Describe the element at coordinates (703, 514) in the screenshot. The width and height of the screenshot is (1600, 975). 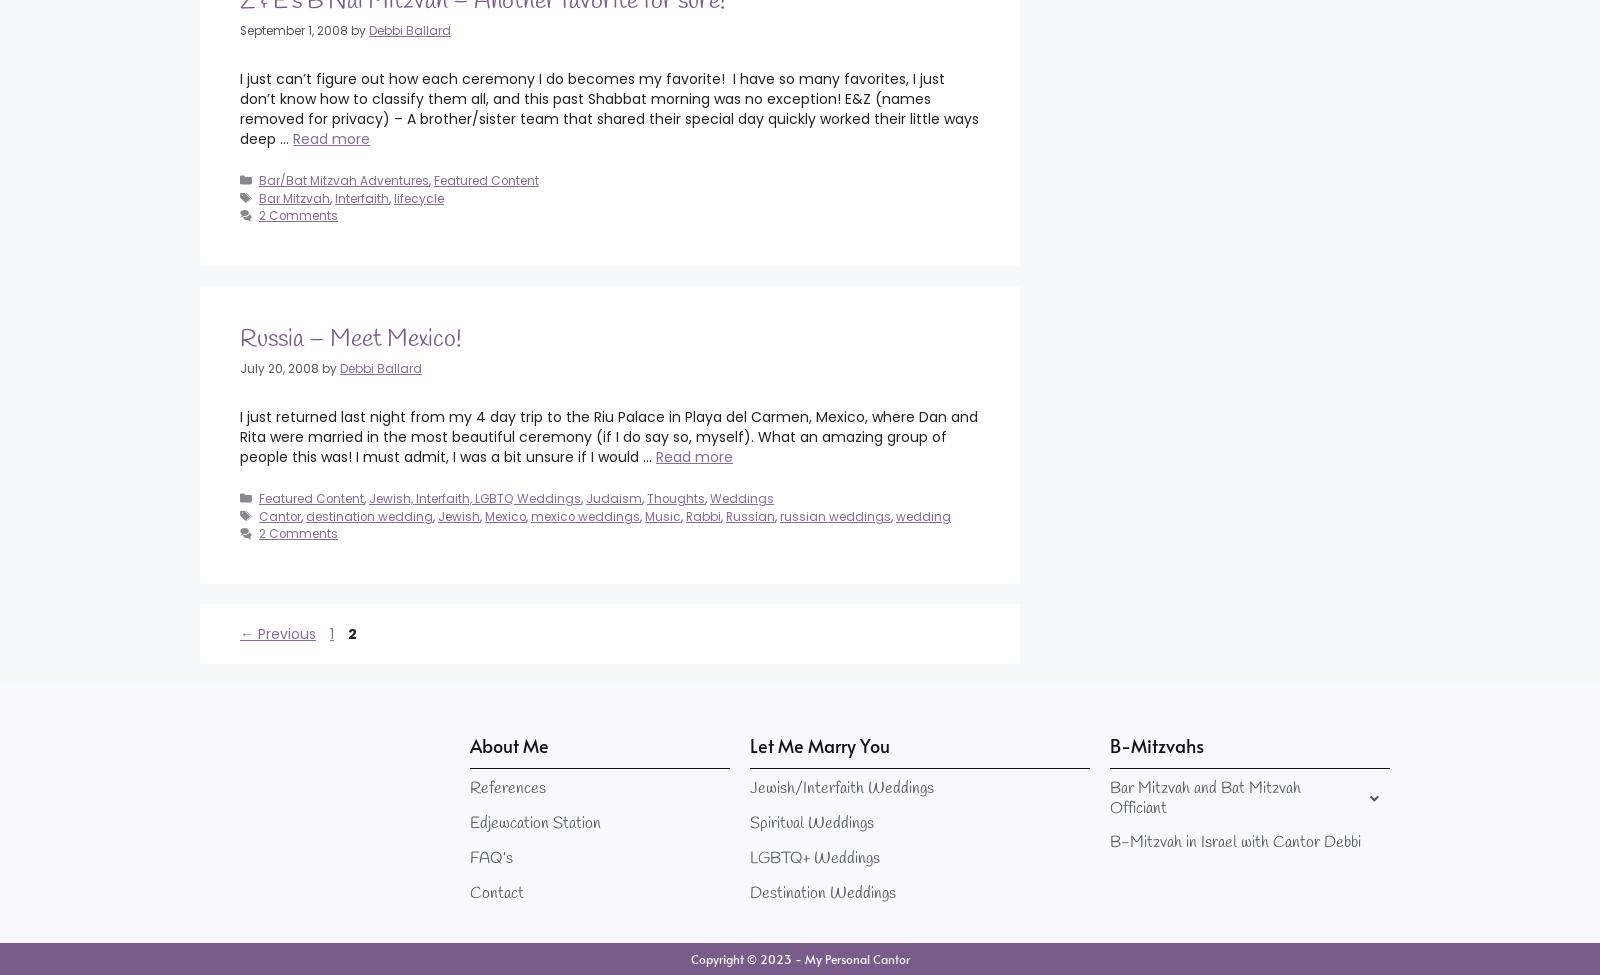
I see `'Rabbi'` at that location.